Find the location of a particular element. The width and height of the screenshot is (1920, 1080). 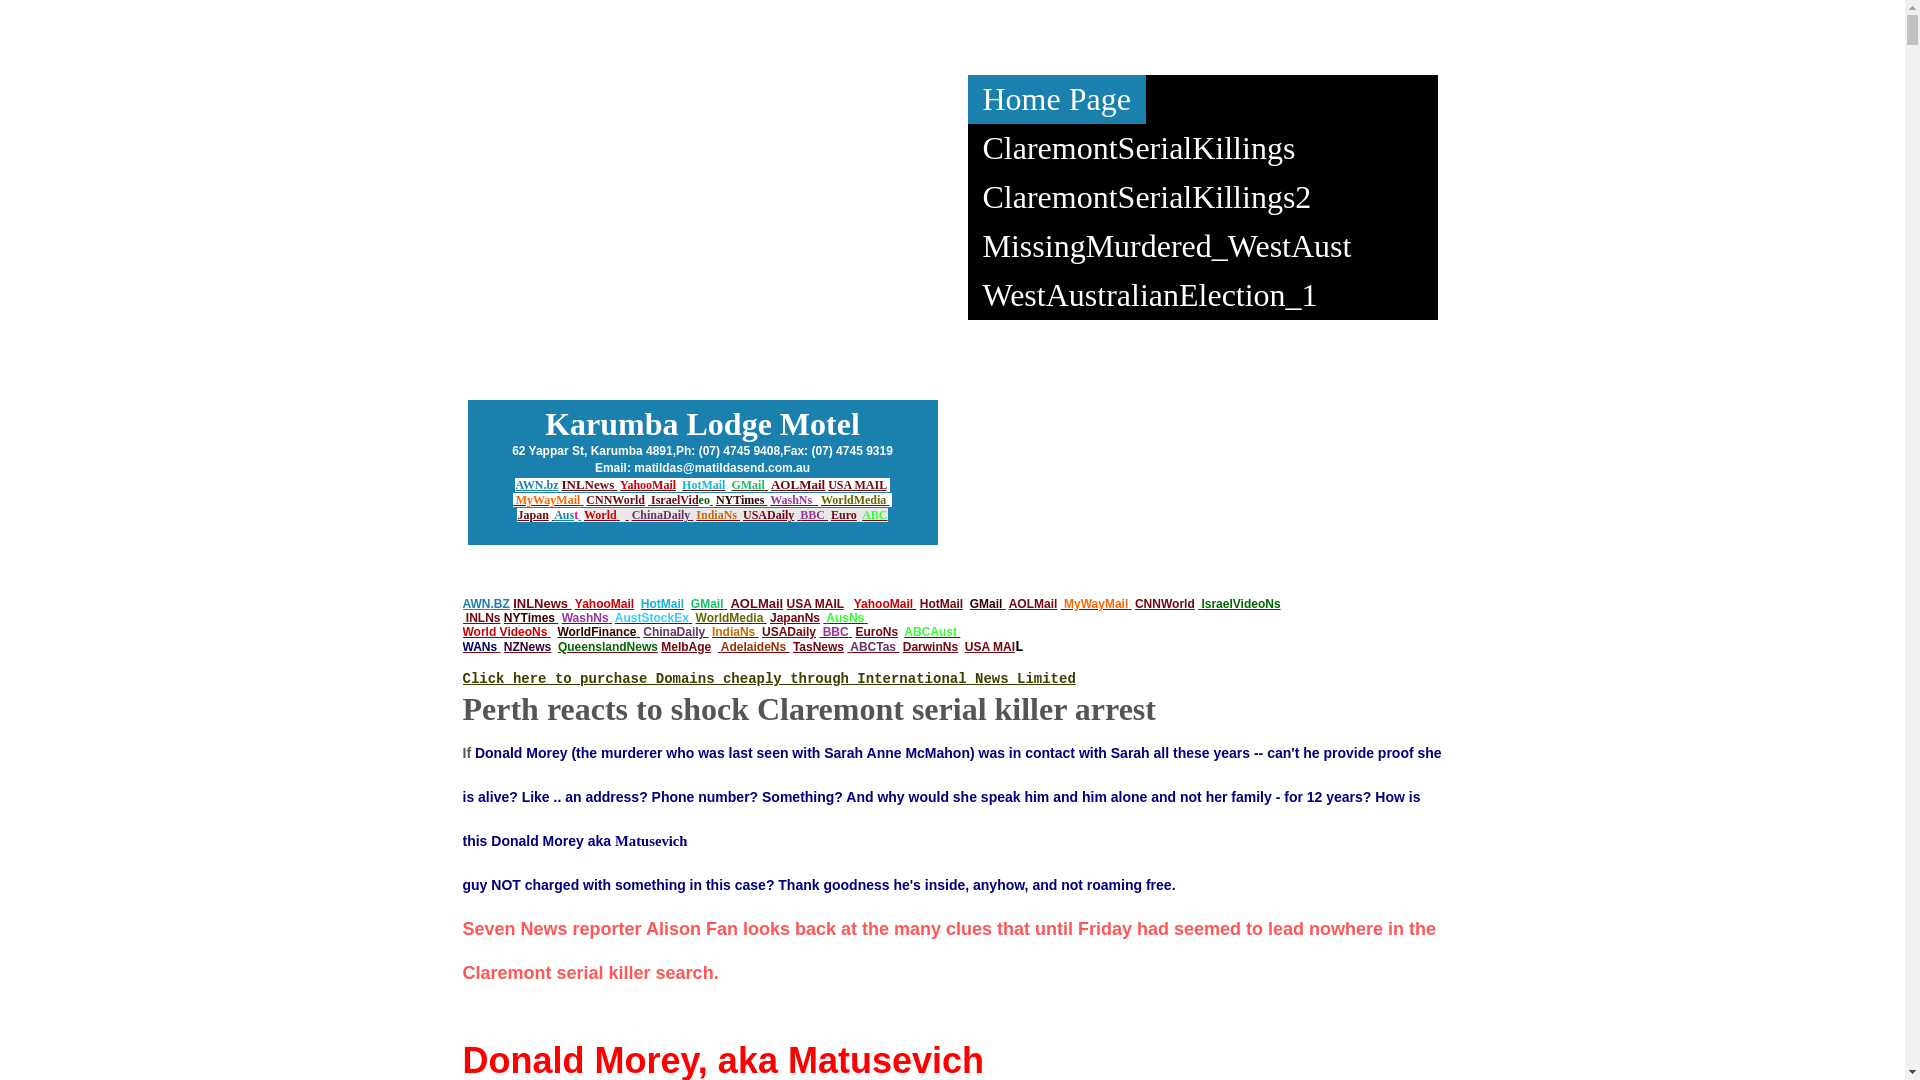

'AusNs' is located at coordinates (844, 616).